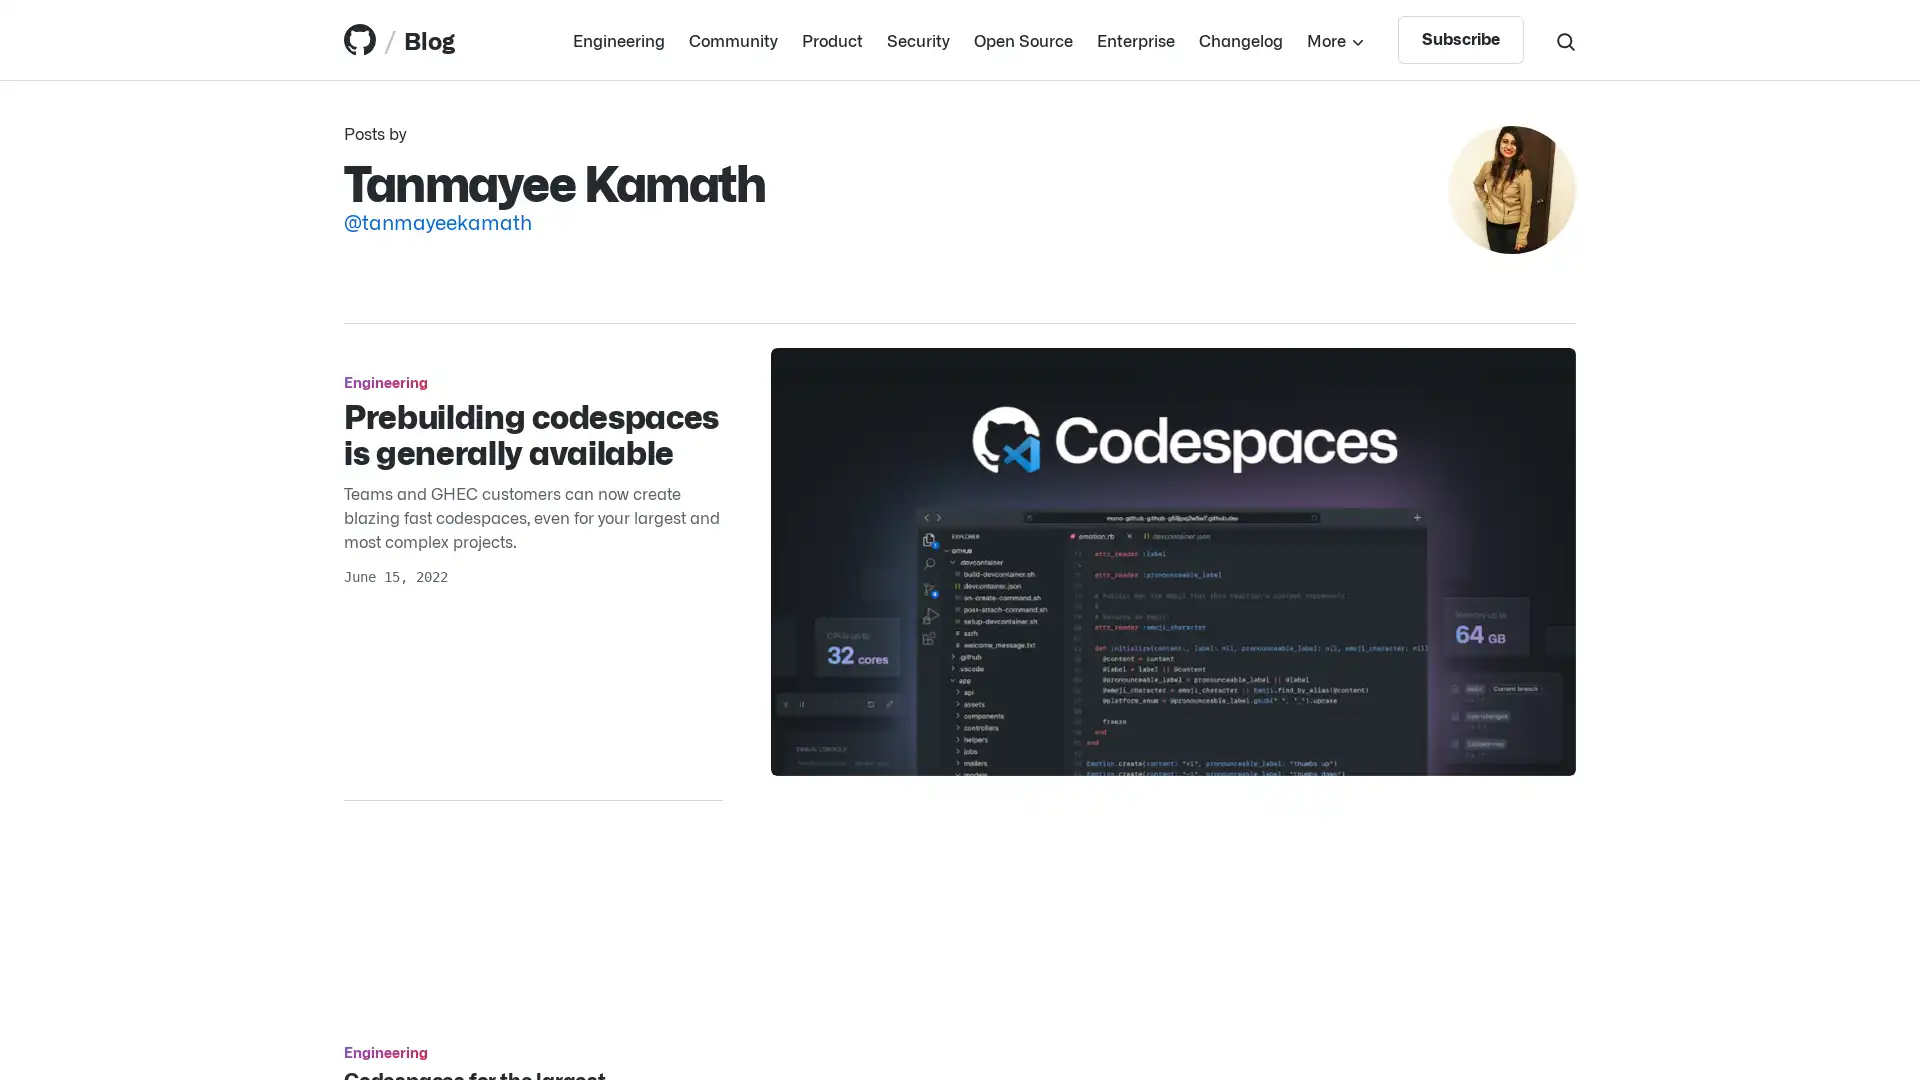 This screenshot has height=1080, width=1920. I want to click on More, so click(1336, 38).